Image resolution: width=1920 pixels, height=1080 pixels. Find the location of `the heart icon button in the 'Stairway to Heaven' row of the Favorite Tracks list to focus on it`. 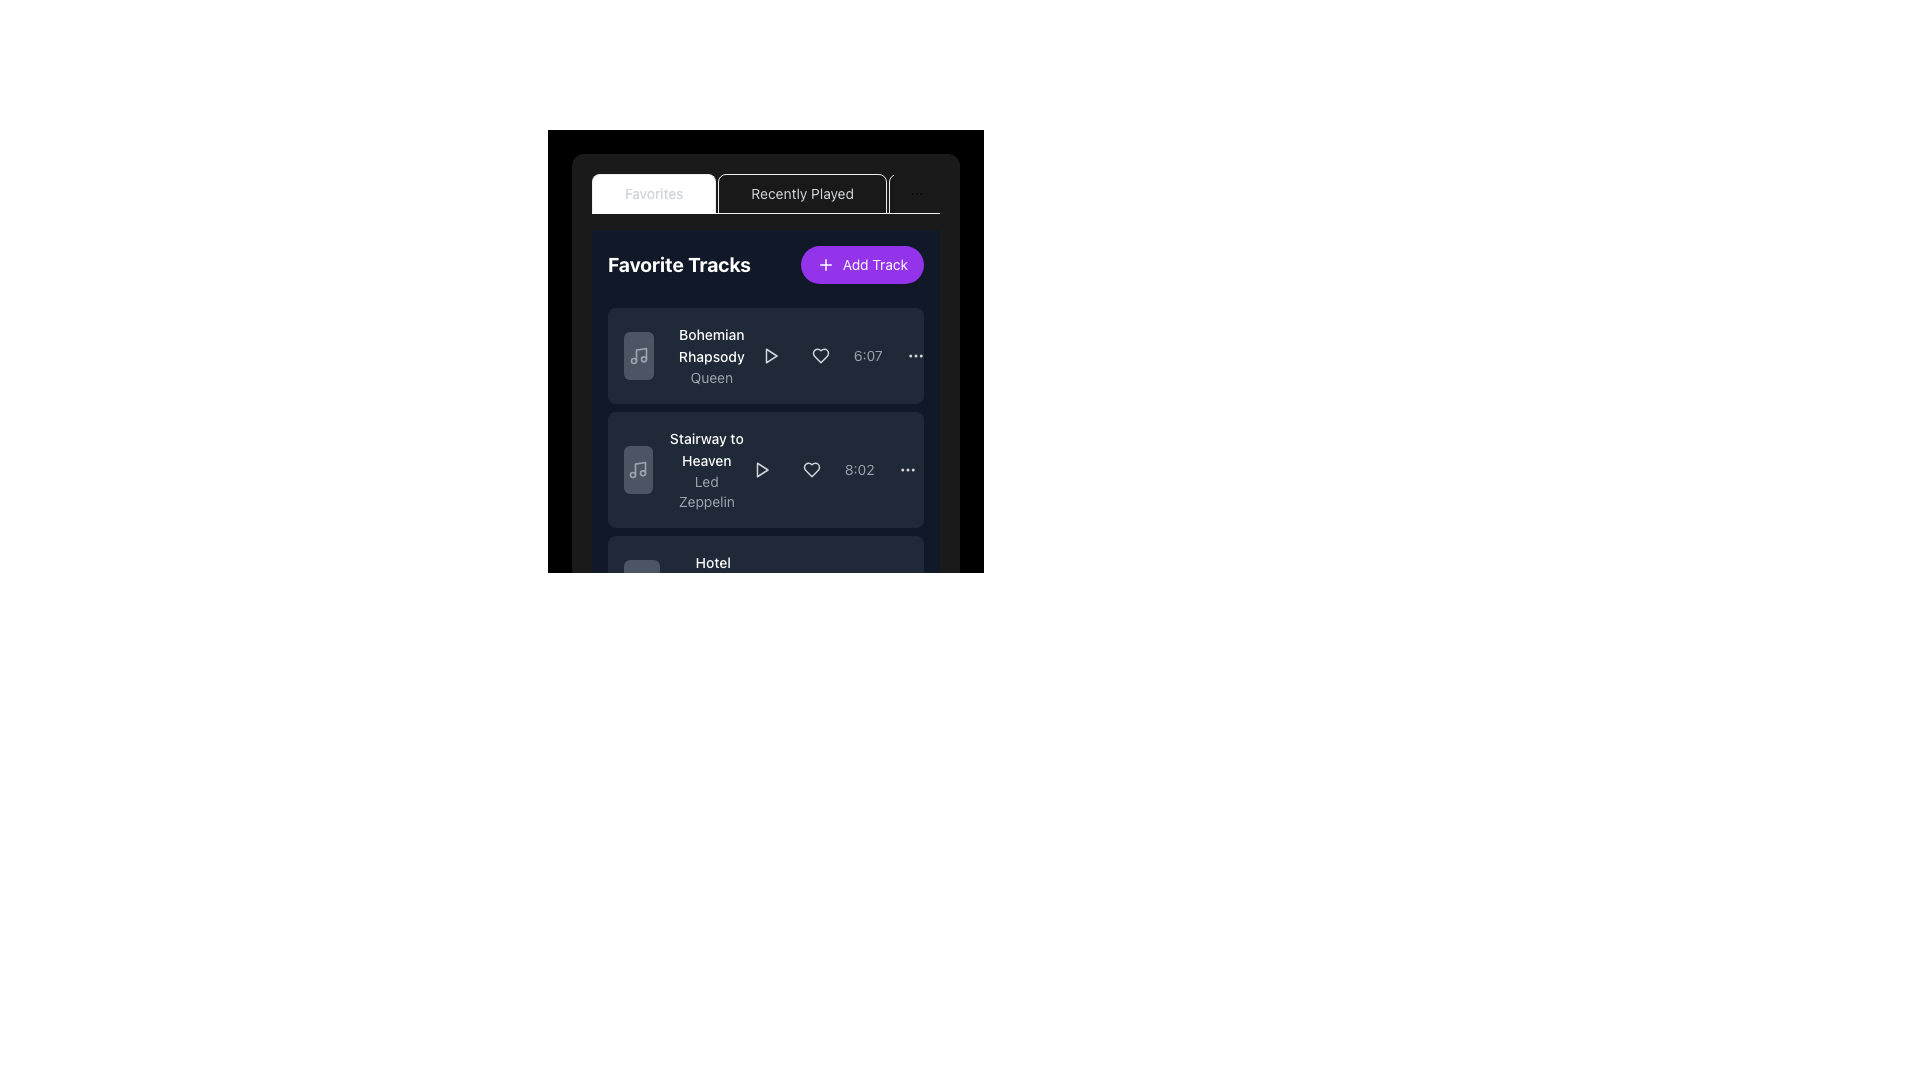

the heart icon button in the 'Stairway to Heaven' row of the Favorite Tracks list to focus on it is located at coordinates (811, 470).